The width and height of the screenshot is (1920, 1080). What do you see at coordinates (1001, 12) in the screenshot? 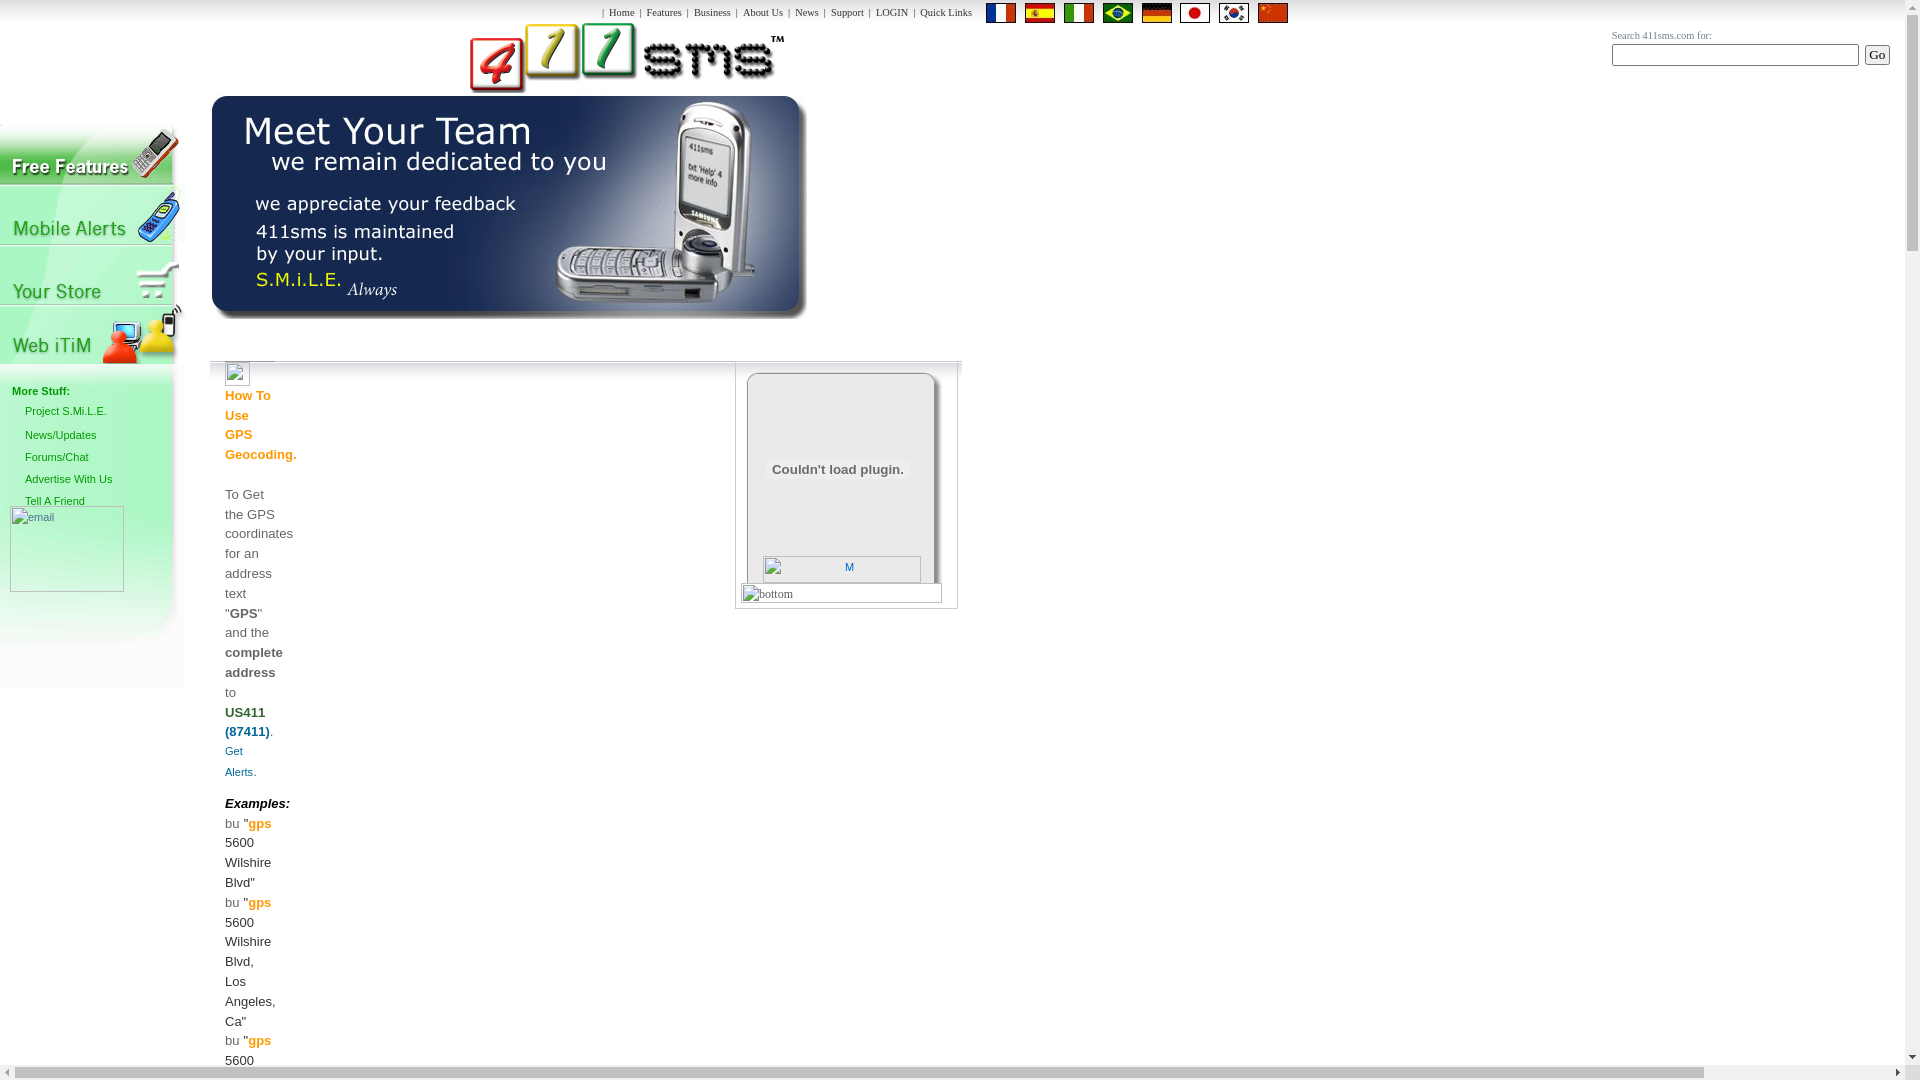
I see `'en|fr'` at bounding box center [1001, 12].